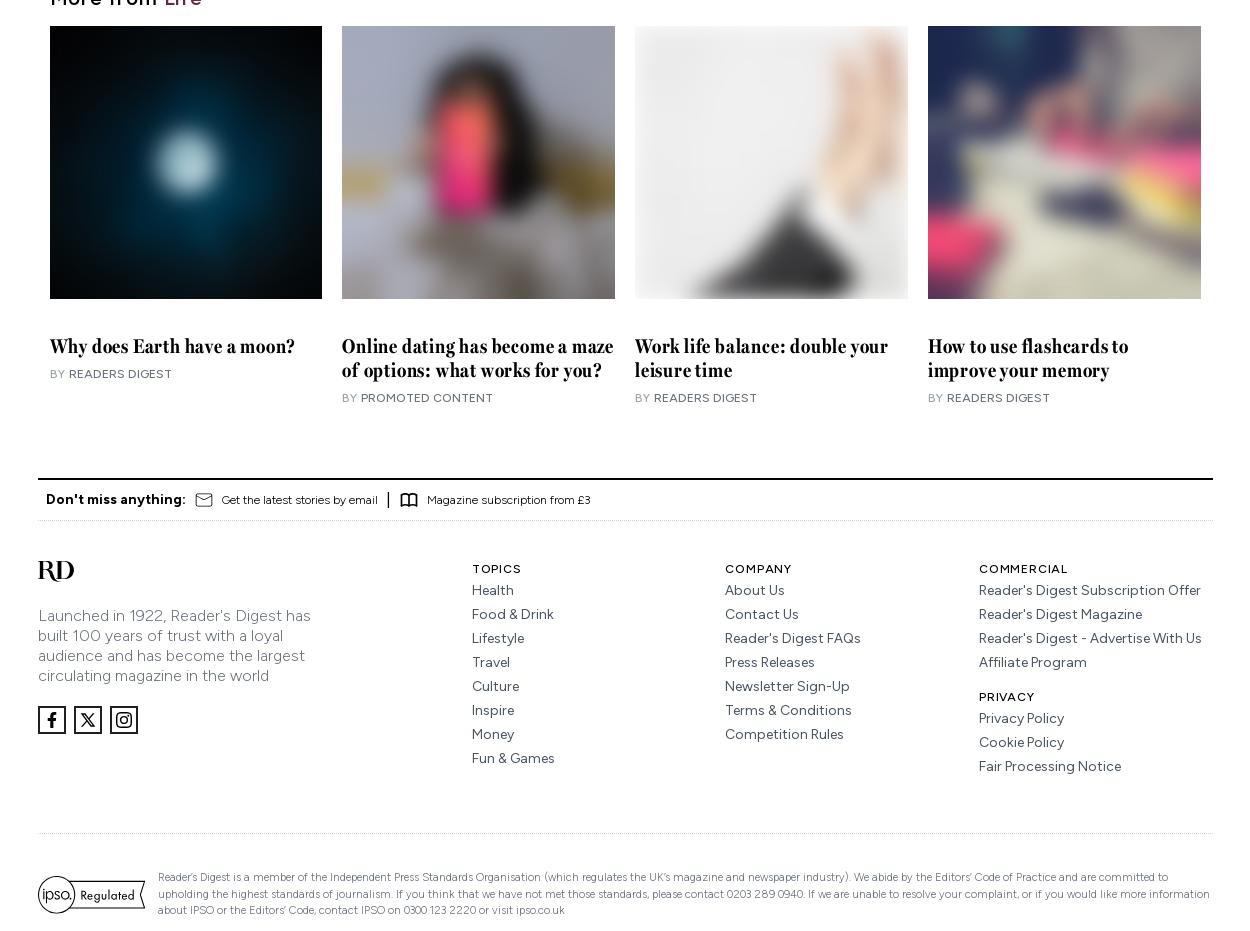 The height and width of the screenshot is (931, 1250). I want to click on 'Magazine subscription from £3', so click(507, 500).